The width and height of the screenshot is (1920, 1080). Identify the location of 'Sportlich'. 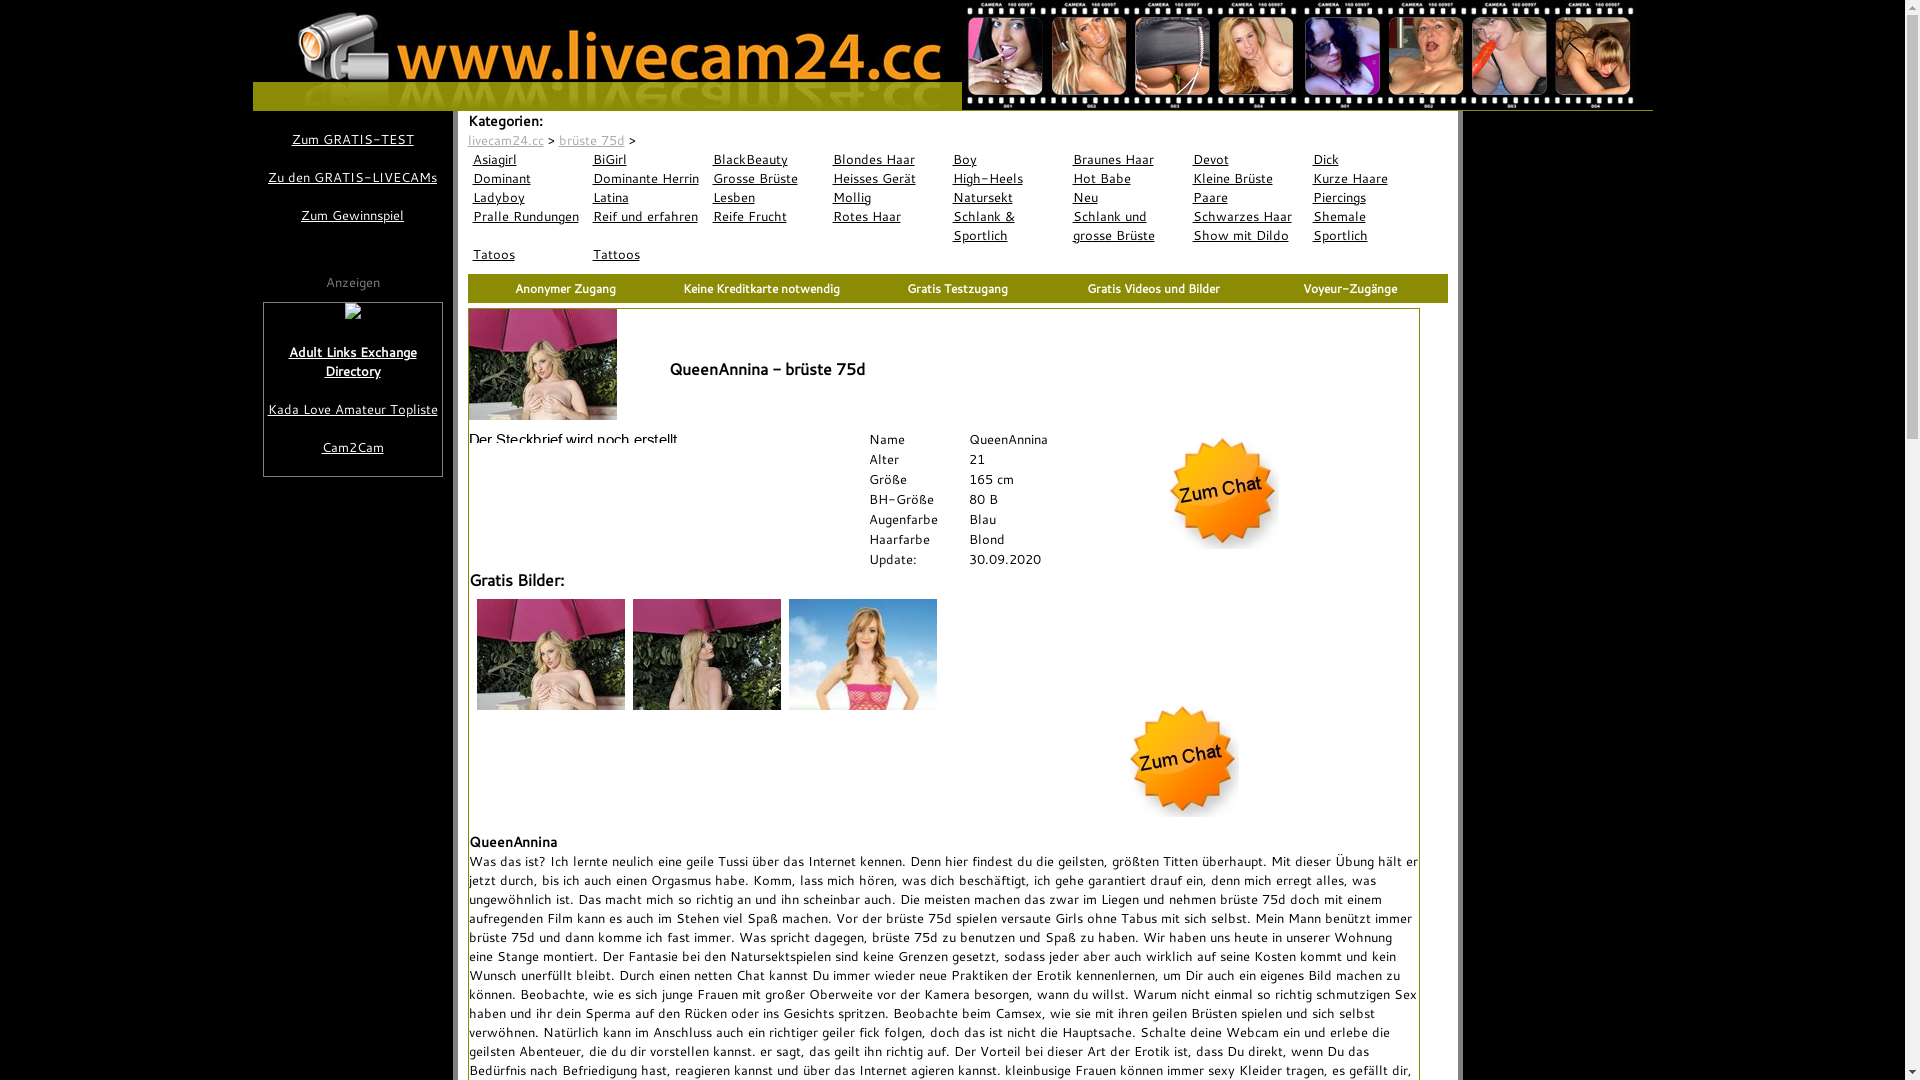
(1367, 234).